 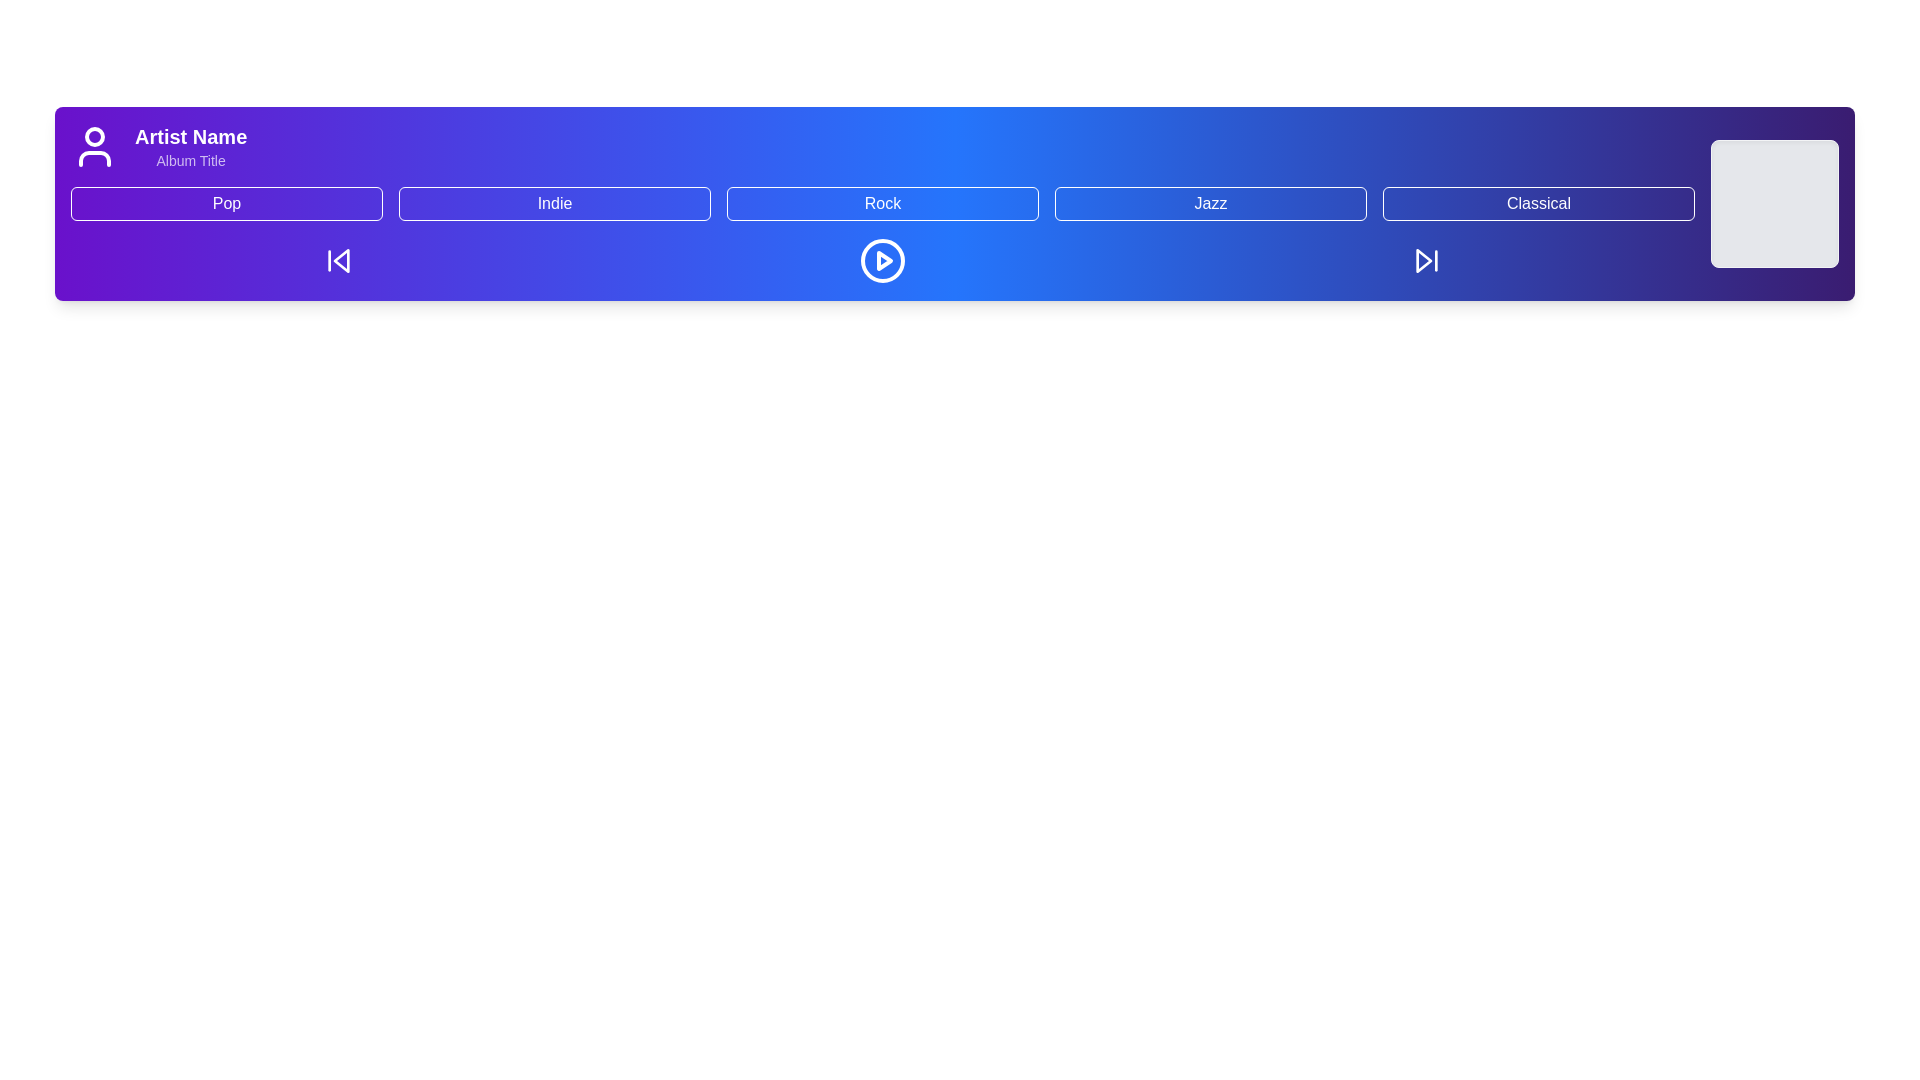 I want to click on the circular forward navigation button styled as an outlined arrow pointing to the right, so click(x=1425, y=260).